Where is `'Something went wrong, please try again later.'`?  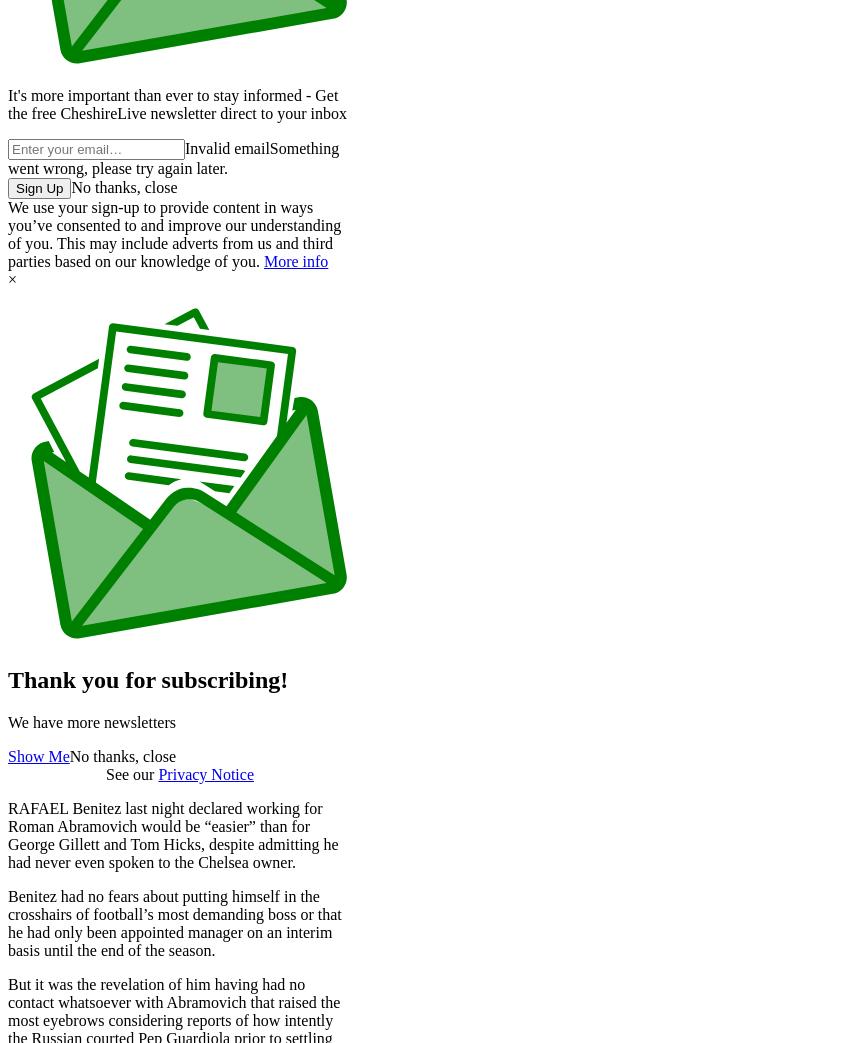 'Something went wrong, please try again later.' is located at coordinates (173, 157).